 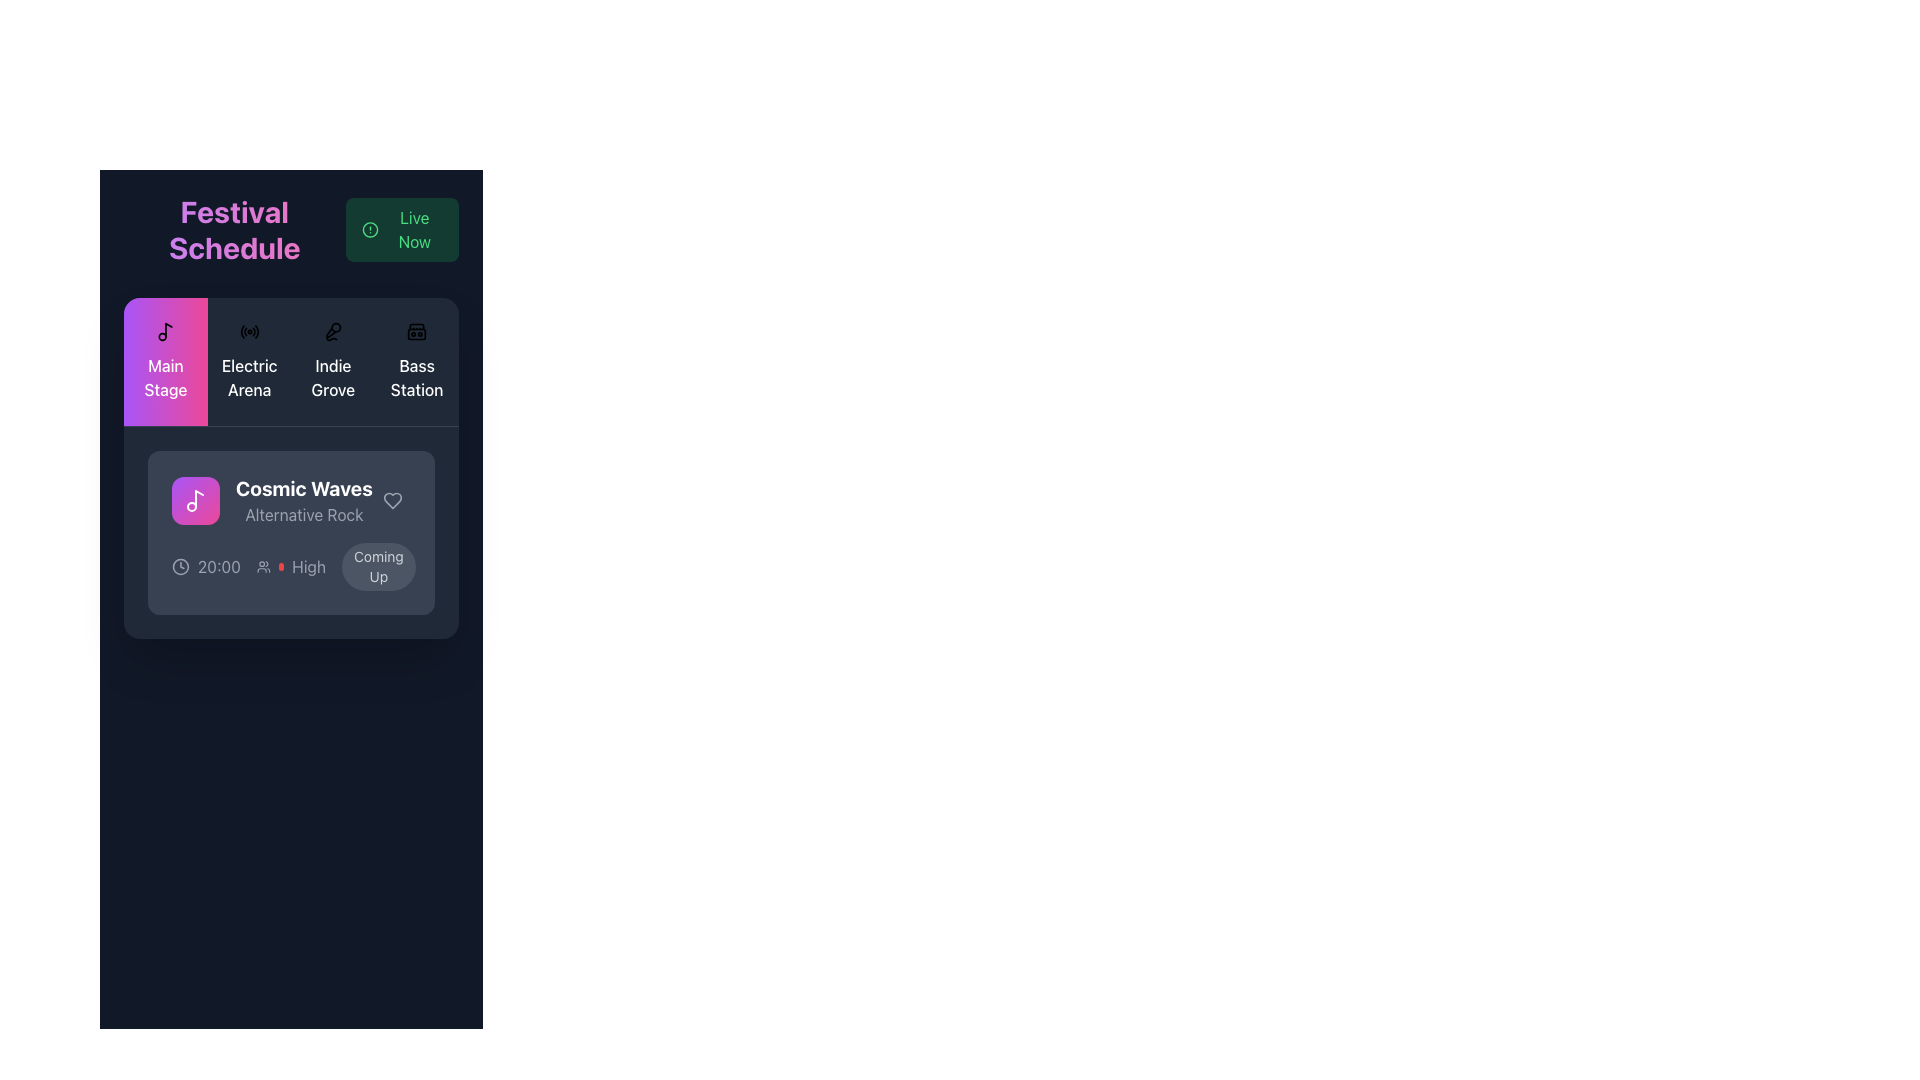 I want to click on the time indicator icon located, so click(x=181, y=567).